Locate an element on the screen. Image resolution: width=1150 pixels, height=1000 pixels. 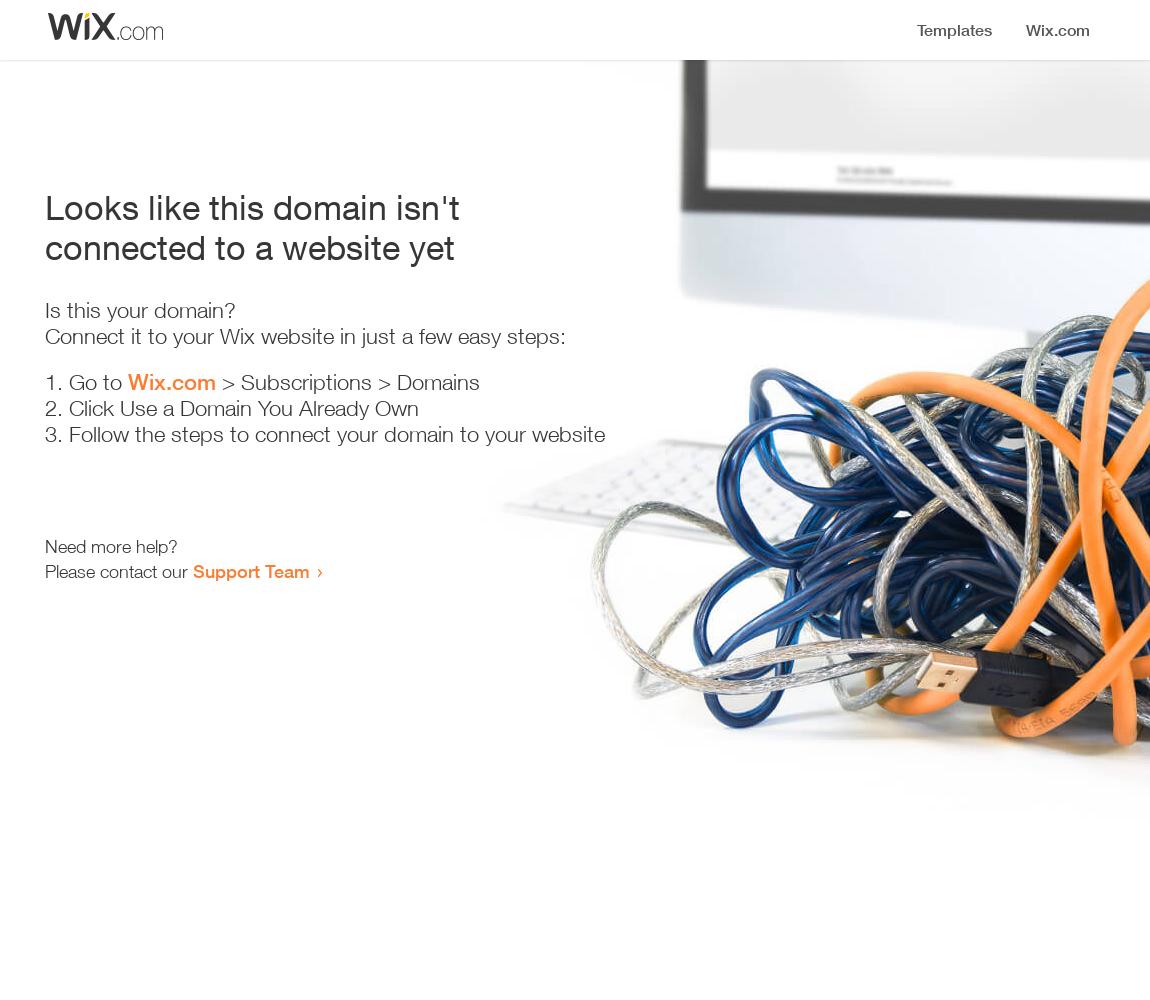
'Looks like this domain isn't' is located at coordinates (251, 206).